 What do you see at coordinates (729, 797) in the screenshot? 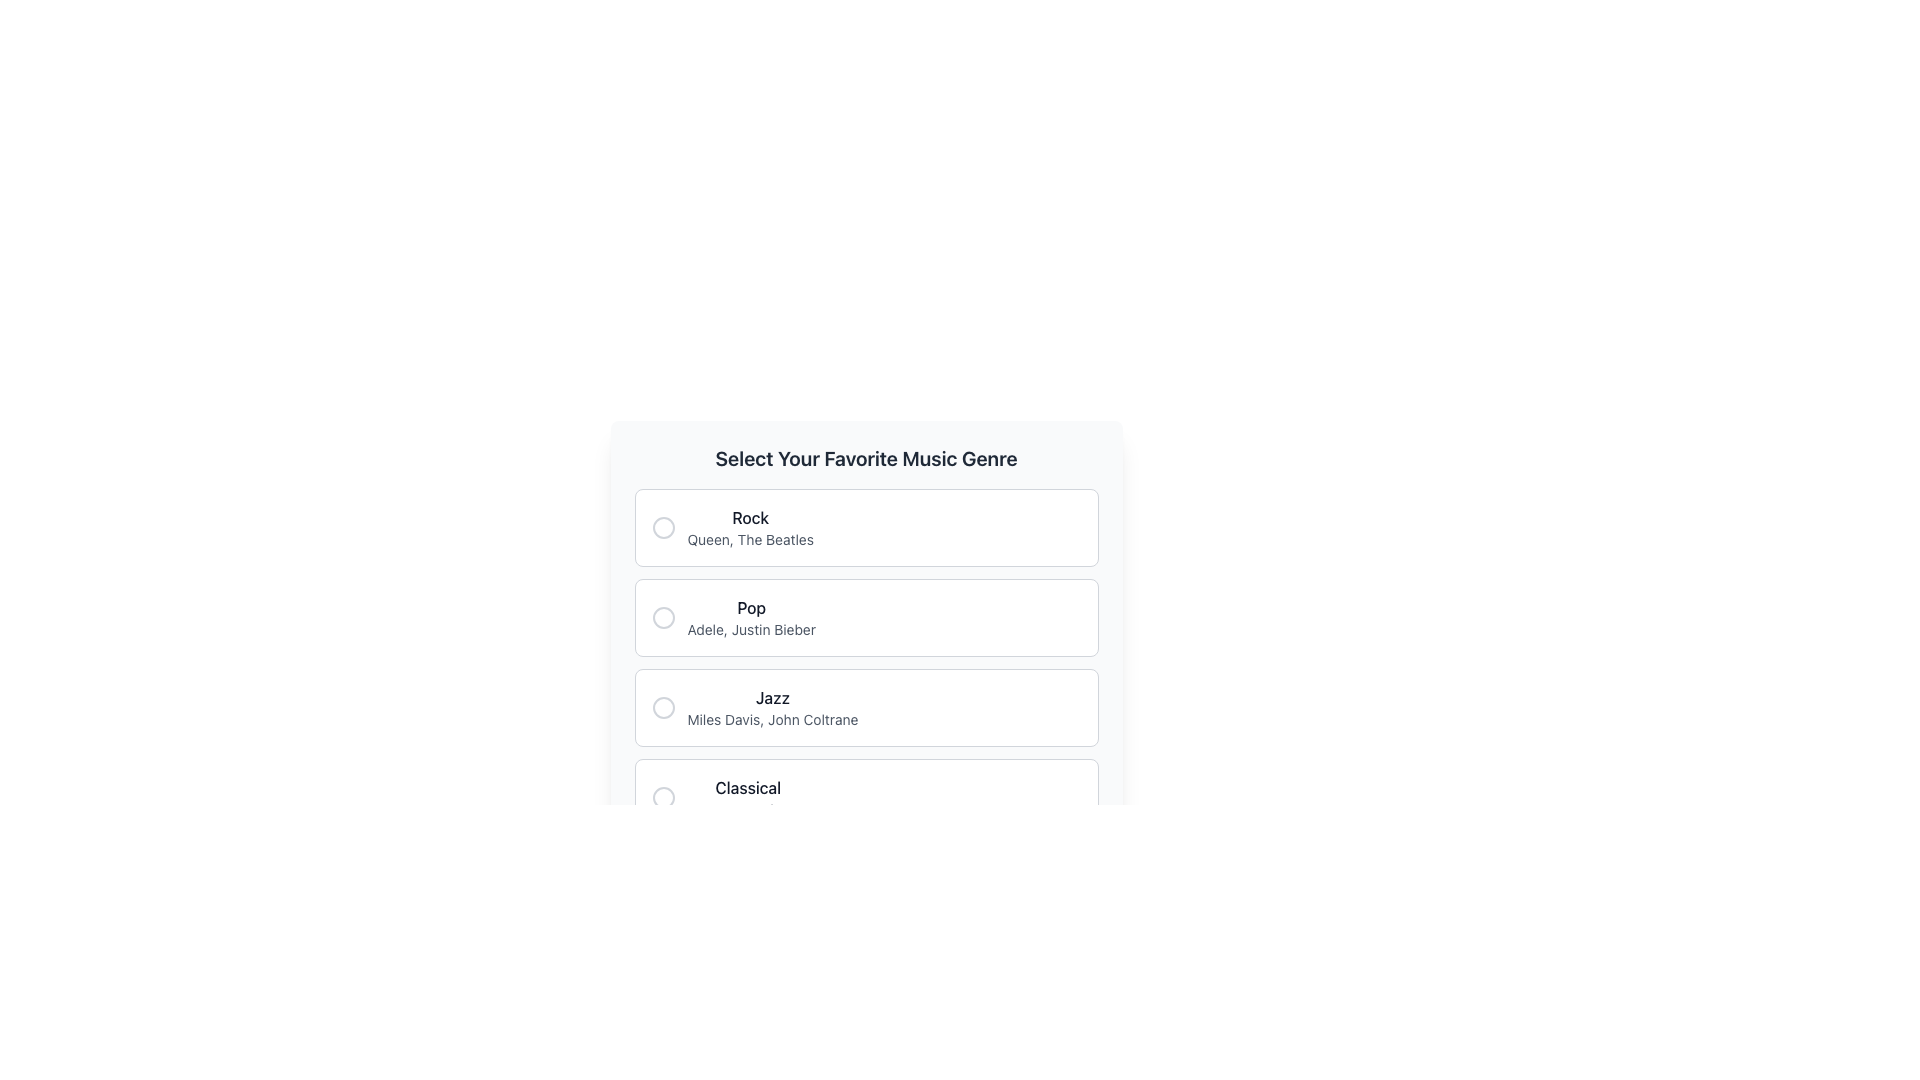
I see `the static label that reads 'Classical' with additional text 'Mozart, Beethoven' positioned fourth in the vertical list of music genres` at bounding box center [729, 797].